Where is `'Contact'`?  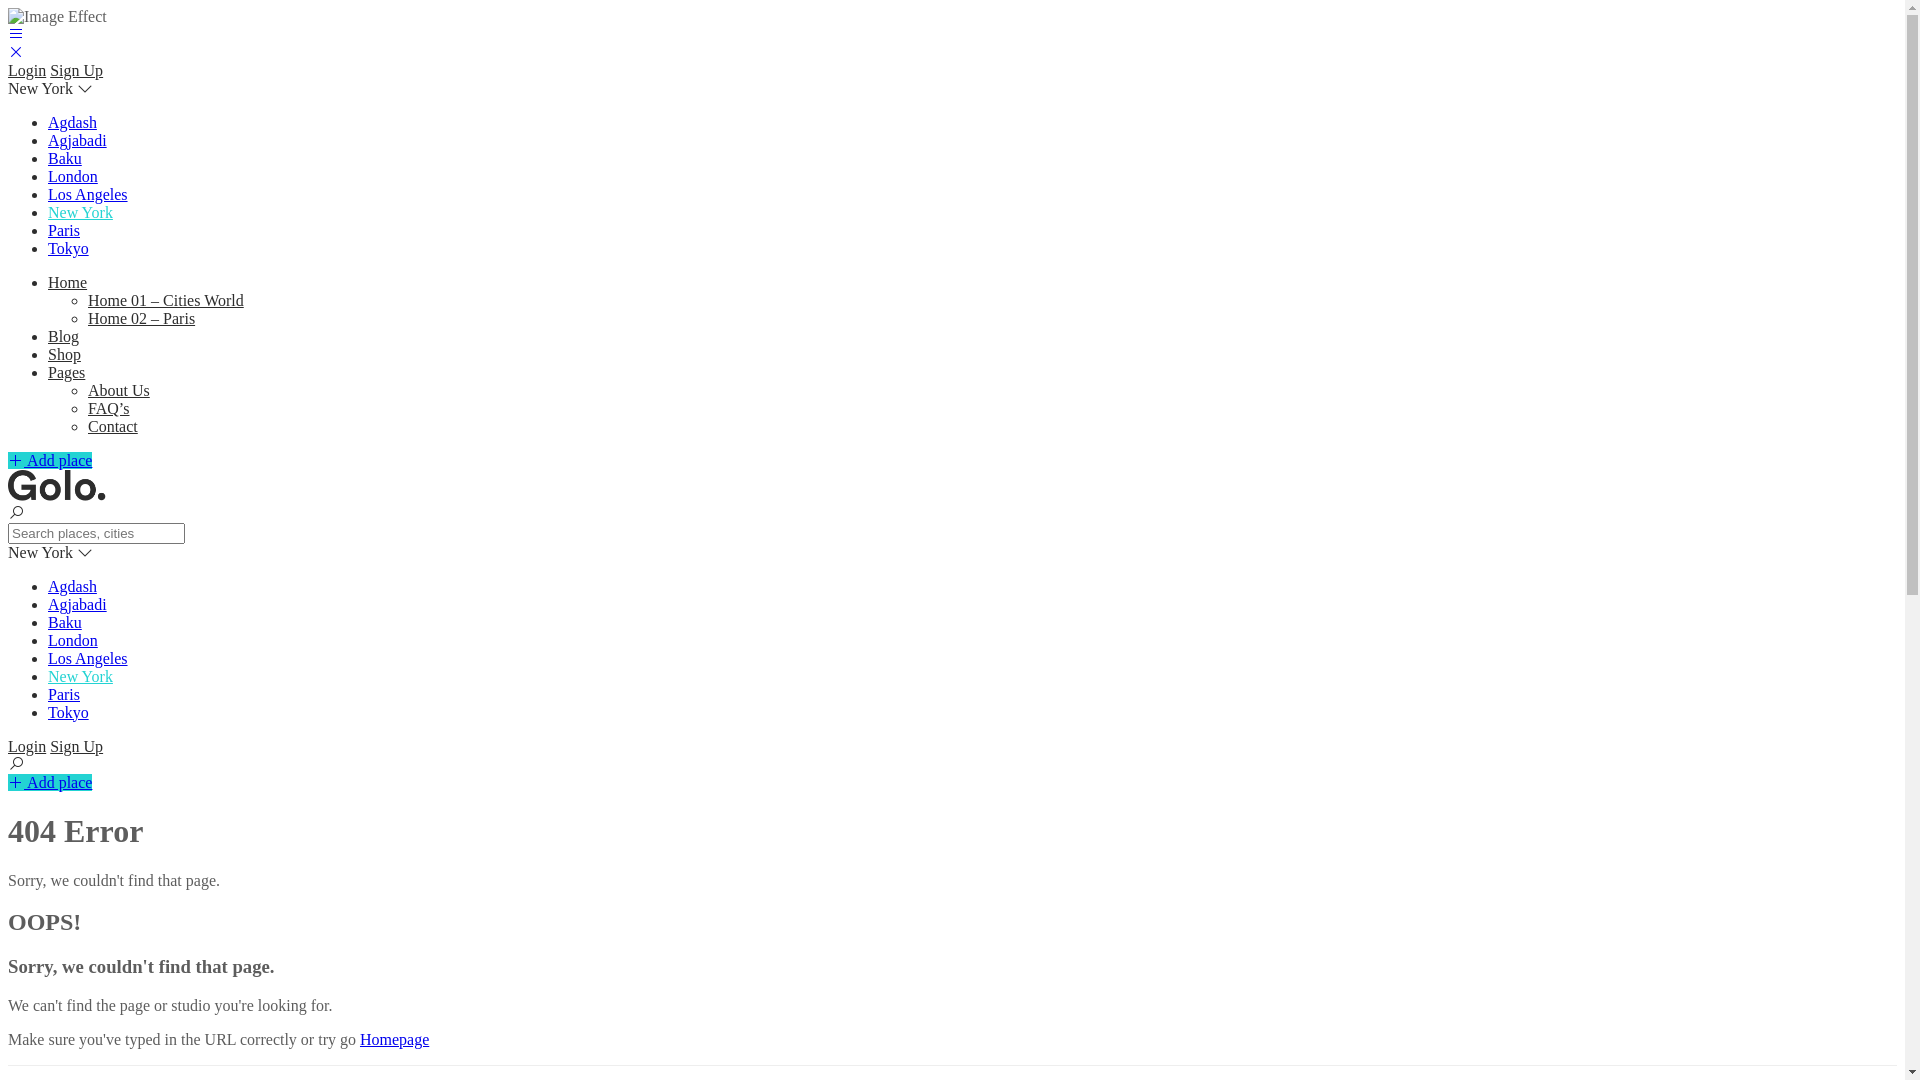 'Contact' is located at coordinates (86, 425).